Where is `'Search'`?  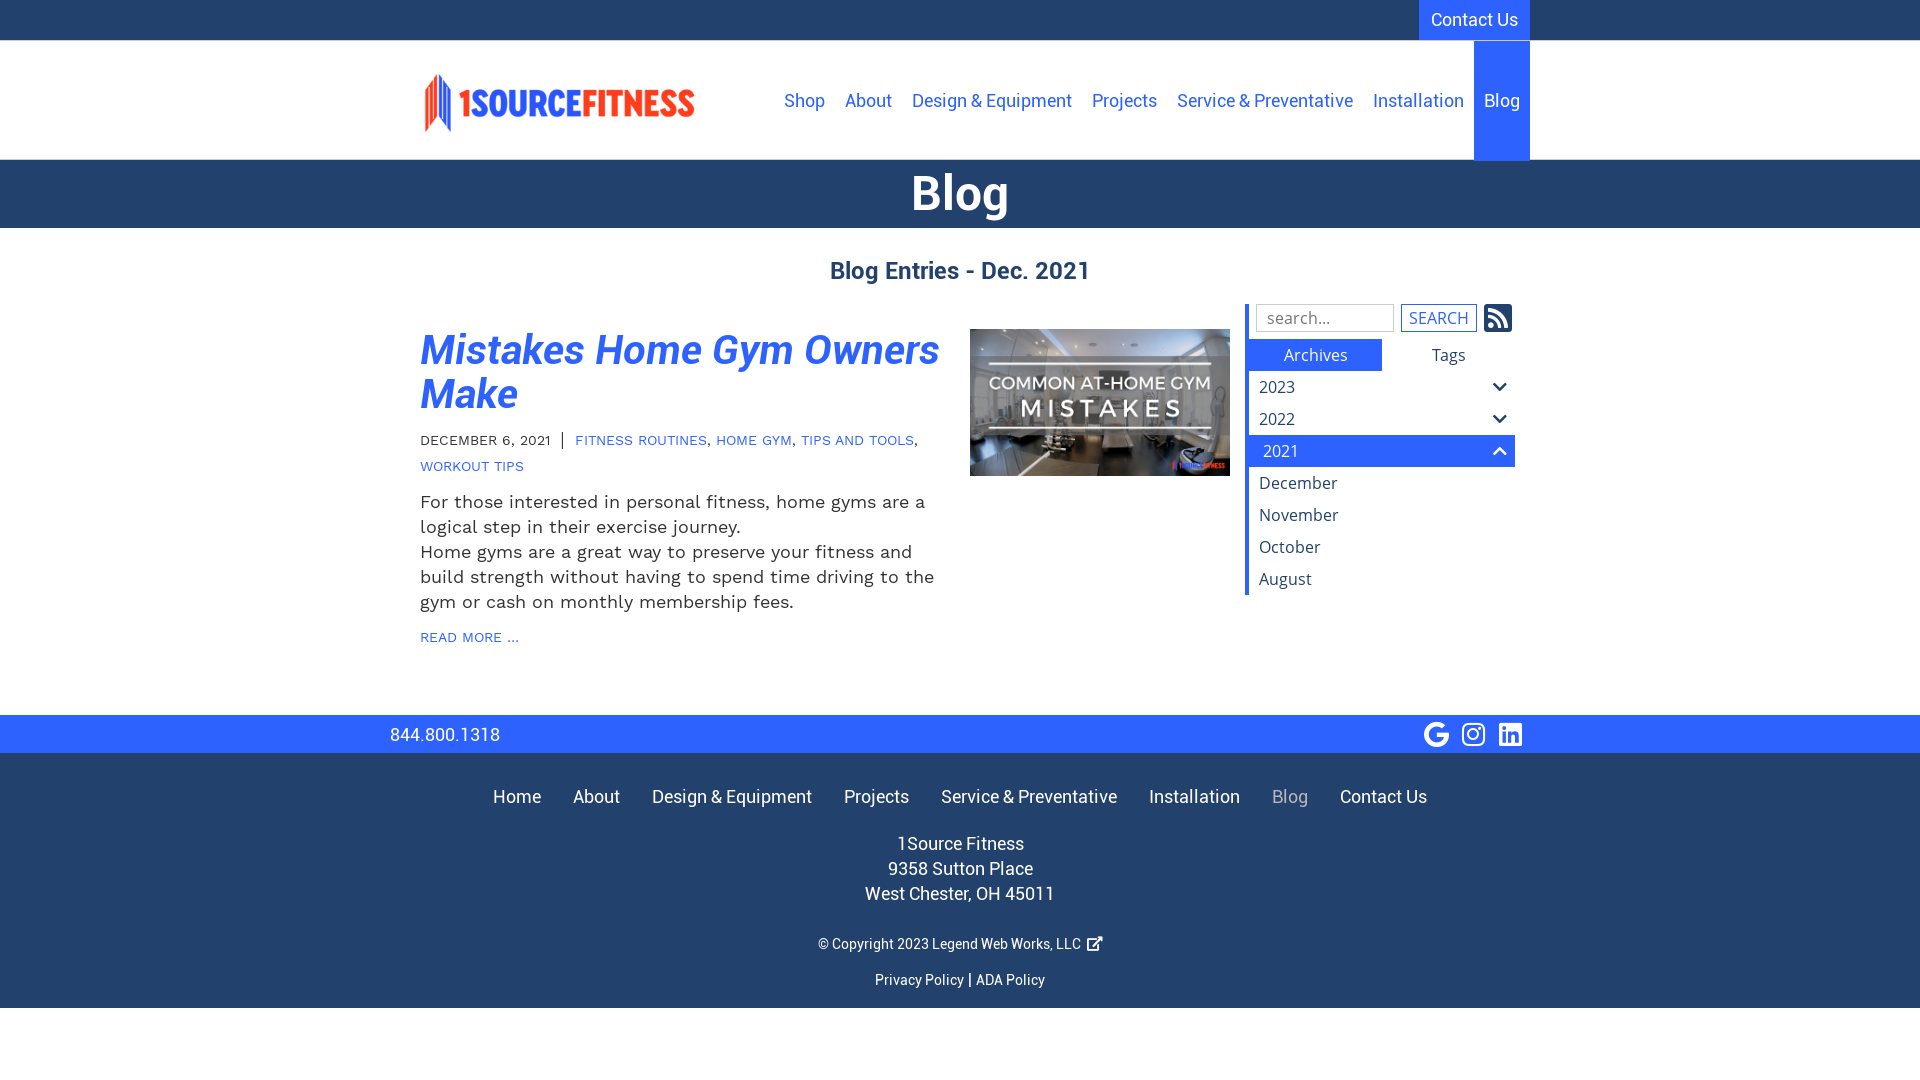 'Search' is located at coordinates (1400, 316).